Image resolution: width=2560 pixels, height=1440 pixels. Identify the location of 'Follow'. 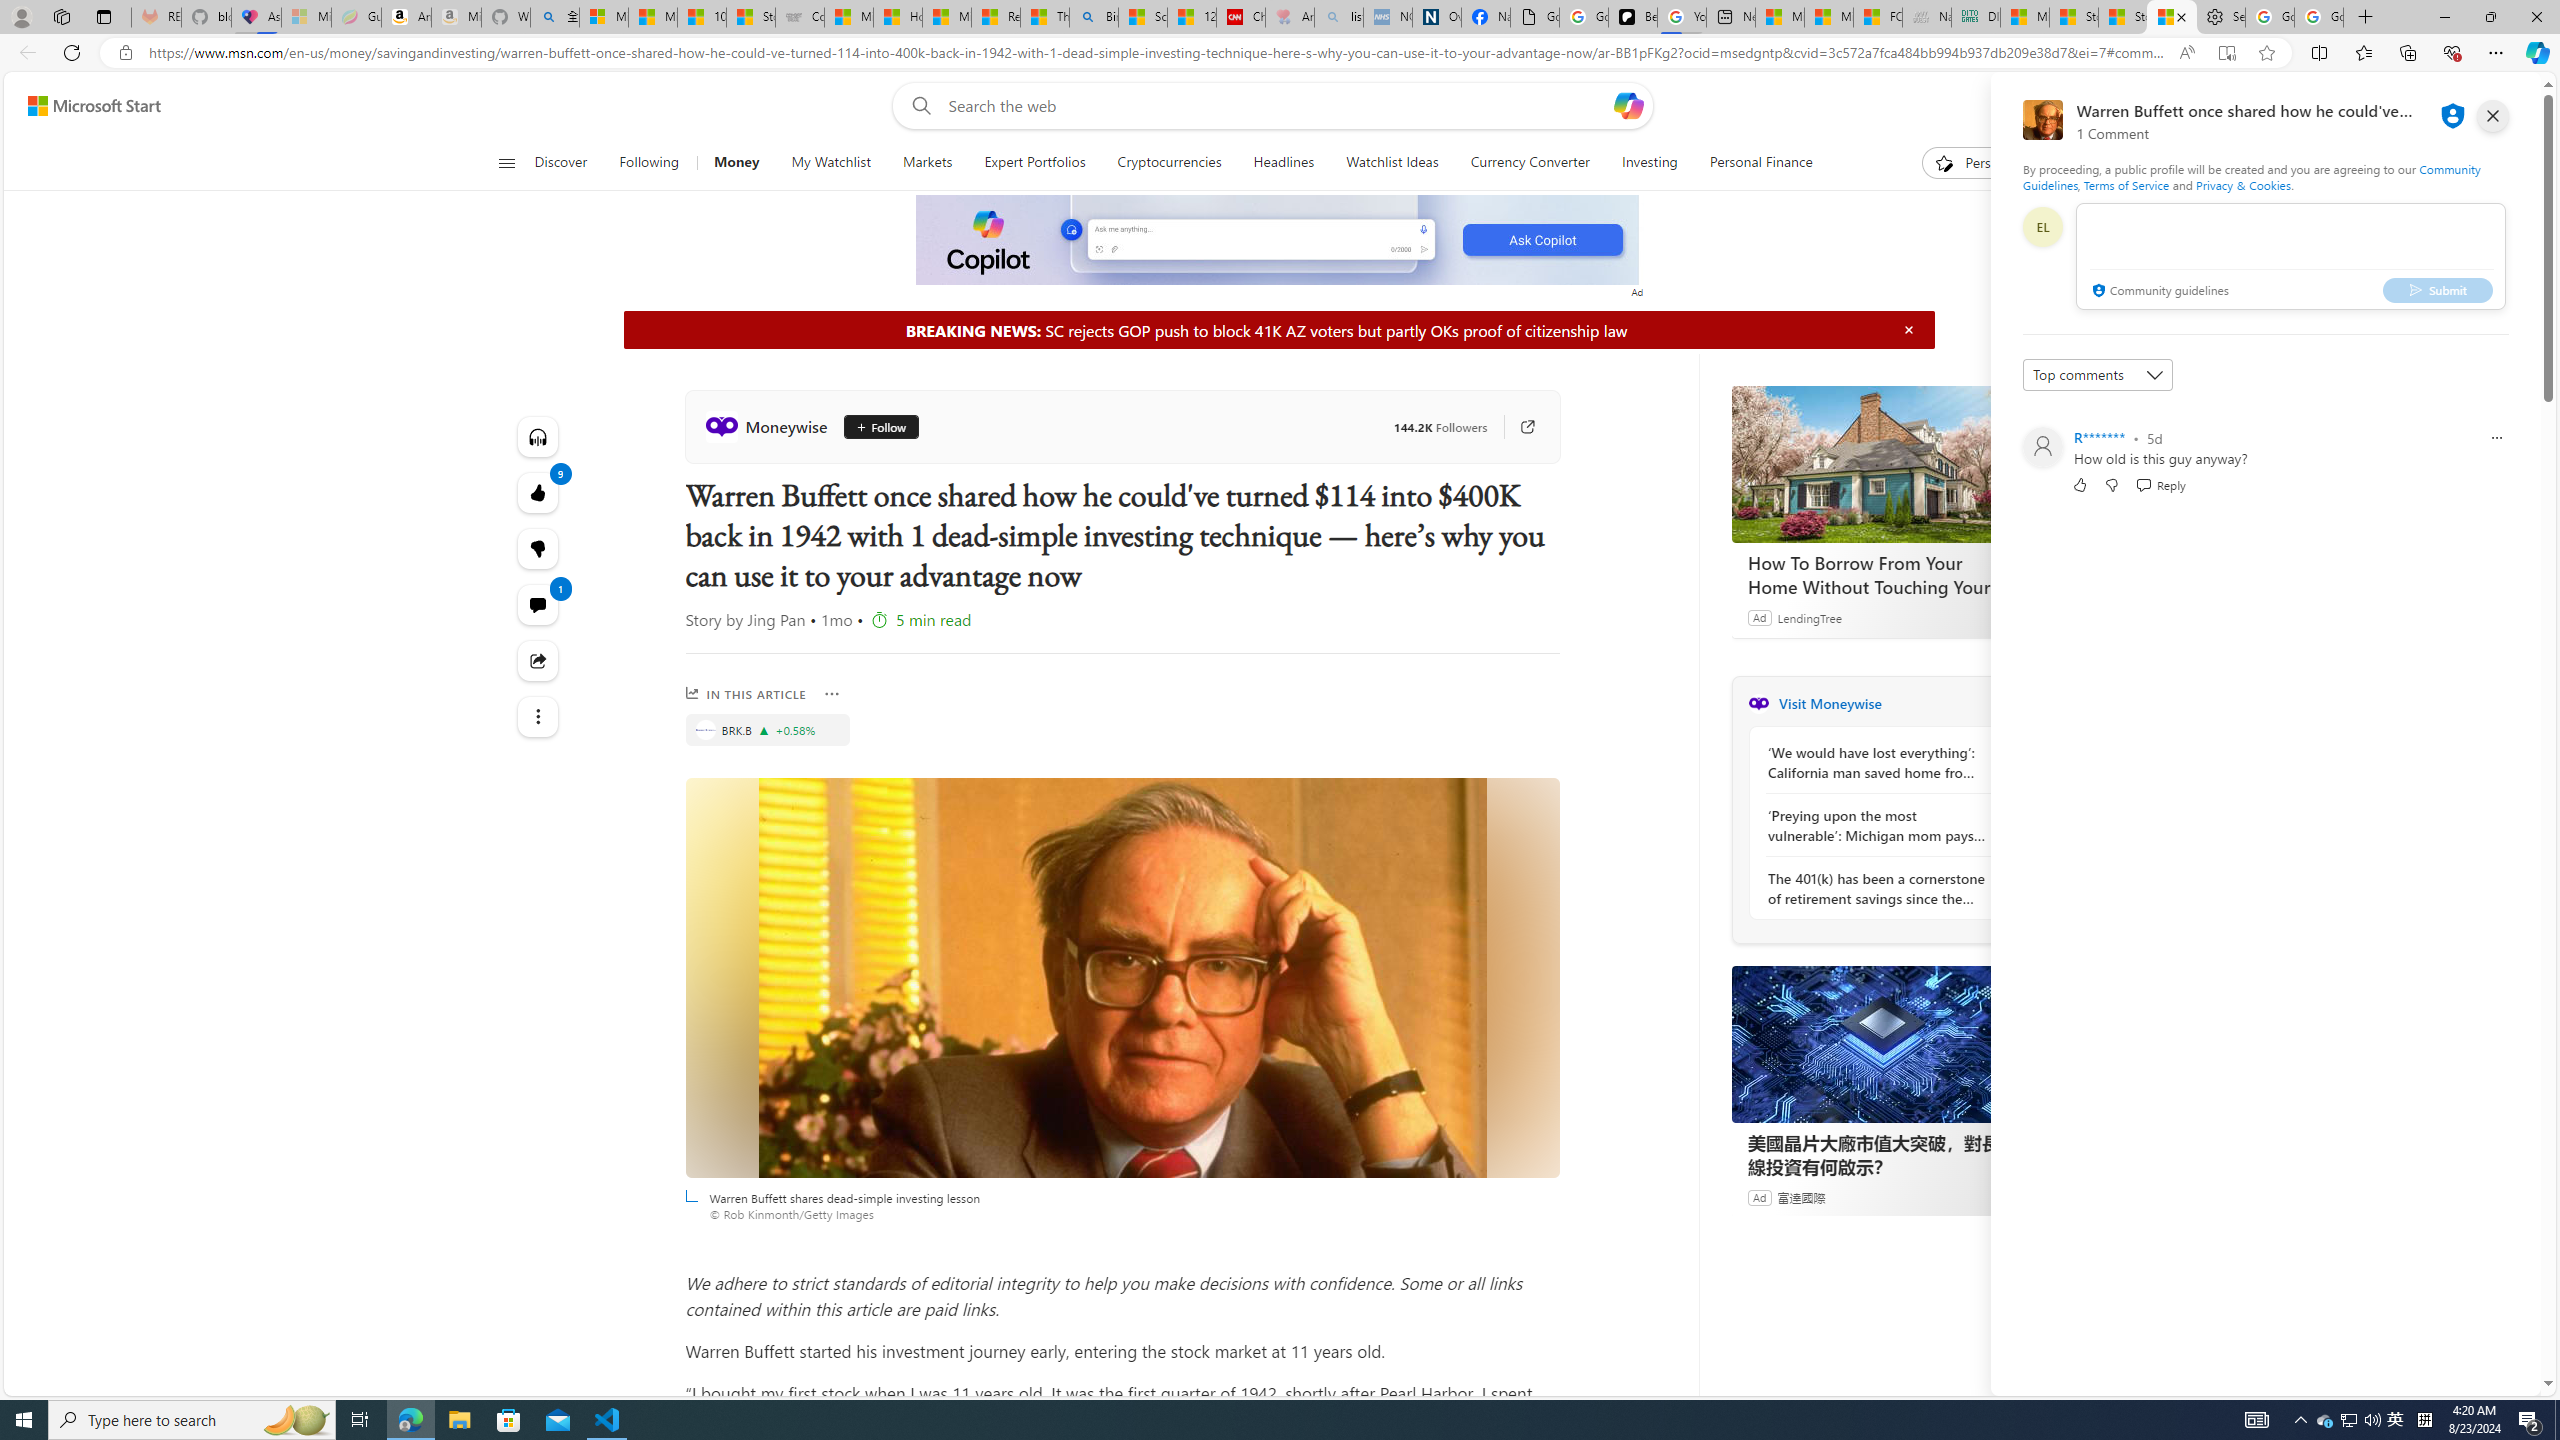
(873, 425).